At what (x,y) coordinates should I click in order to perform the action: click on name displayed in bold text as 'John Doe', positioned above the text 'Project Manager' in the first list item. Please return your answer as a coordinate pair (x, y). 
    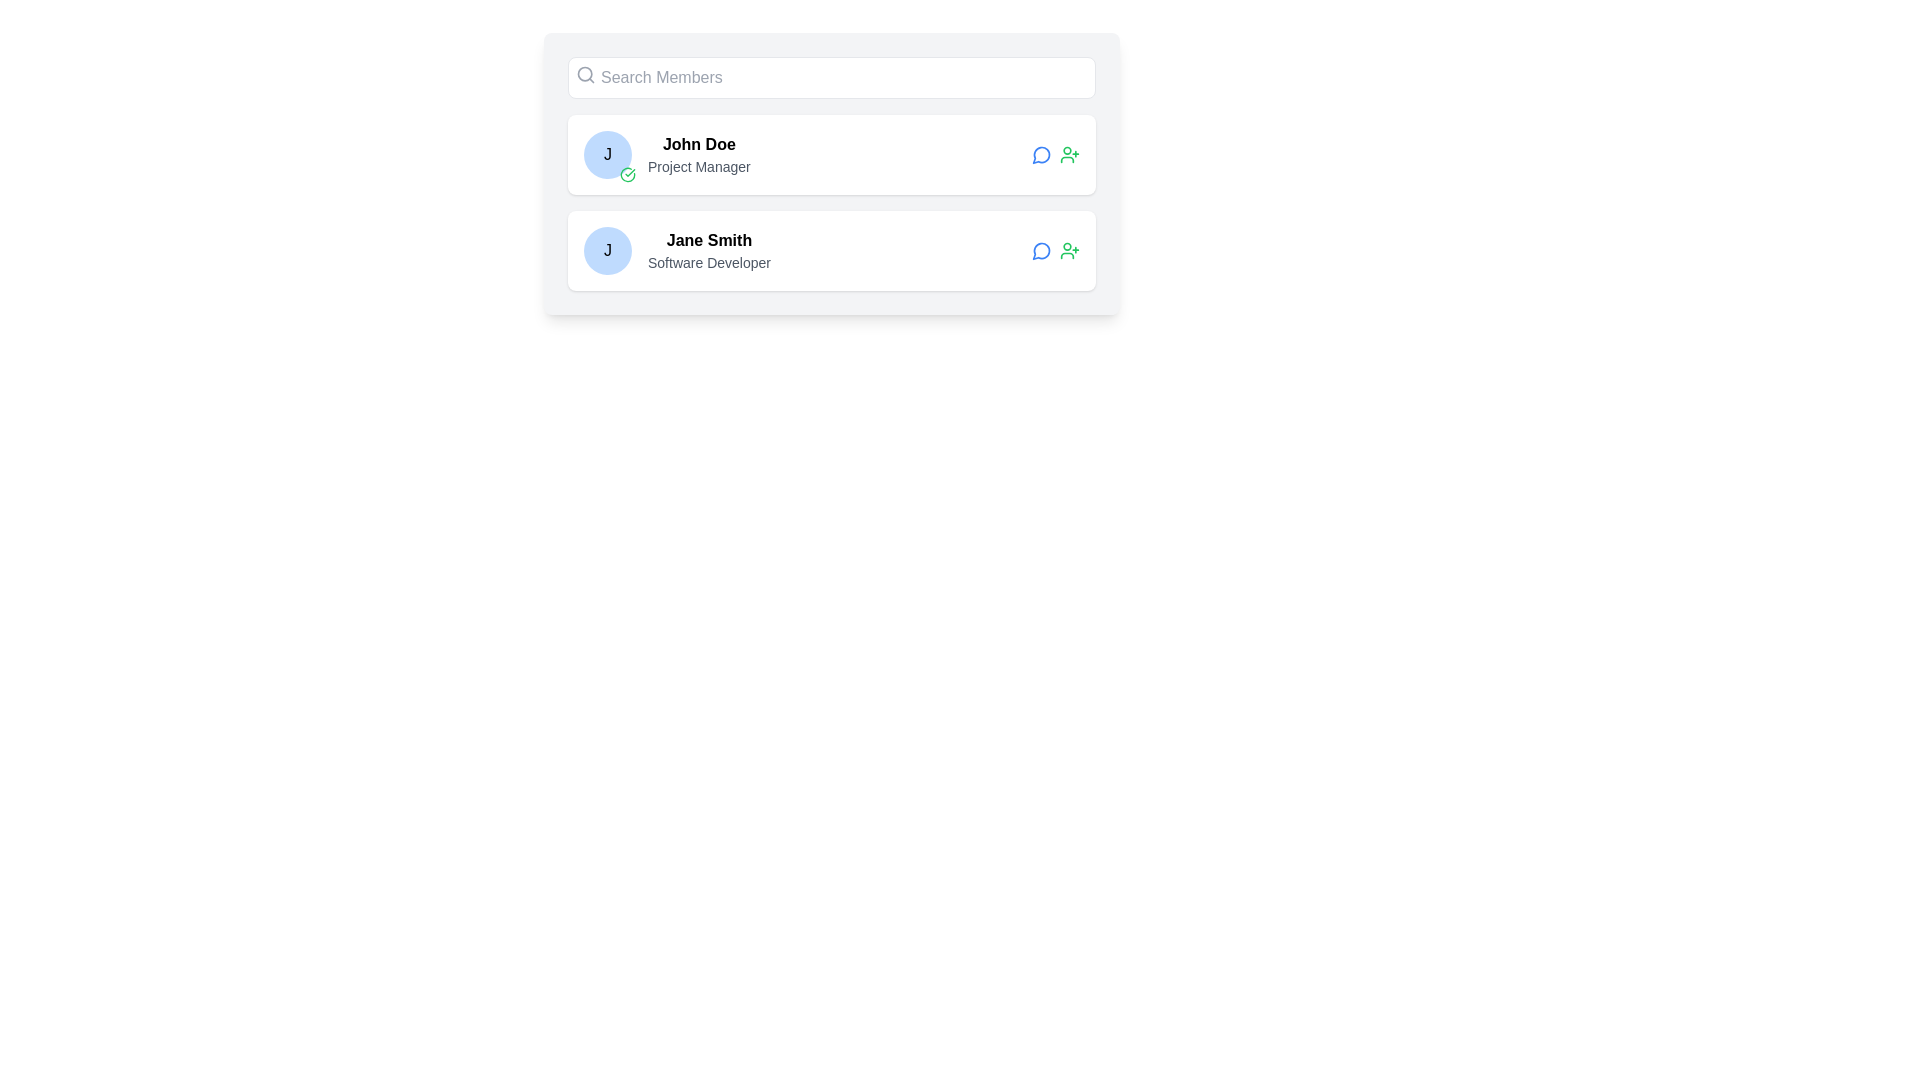
    Looking at the image, I should click on (699, 144).